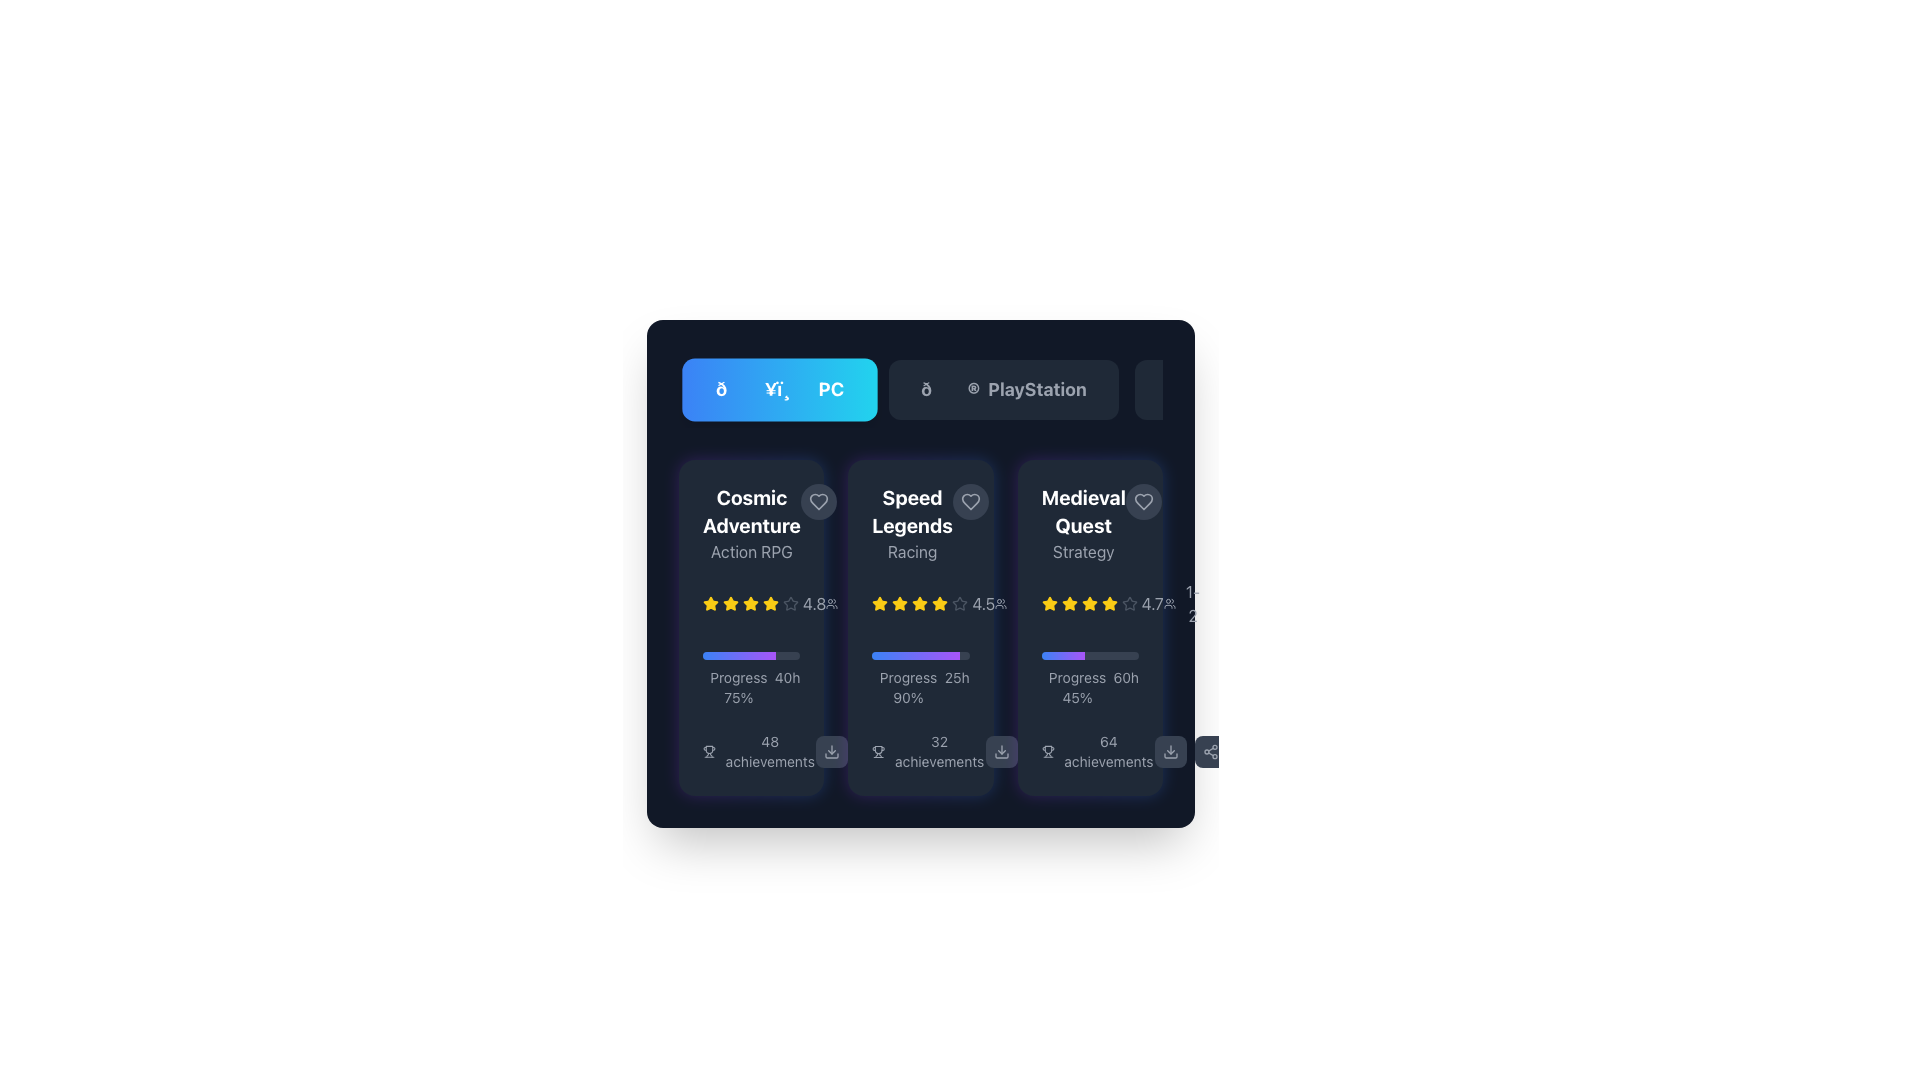 This screenshot has width=1920, height=1080. What do you see at coordinates (738, 655) in the screenshot?
I see `the progress bar indicator located at the lower center of the 'Cosmic Adventure' card, which visually represents 75% completion` at bounding box center [738, 655].